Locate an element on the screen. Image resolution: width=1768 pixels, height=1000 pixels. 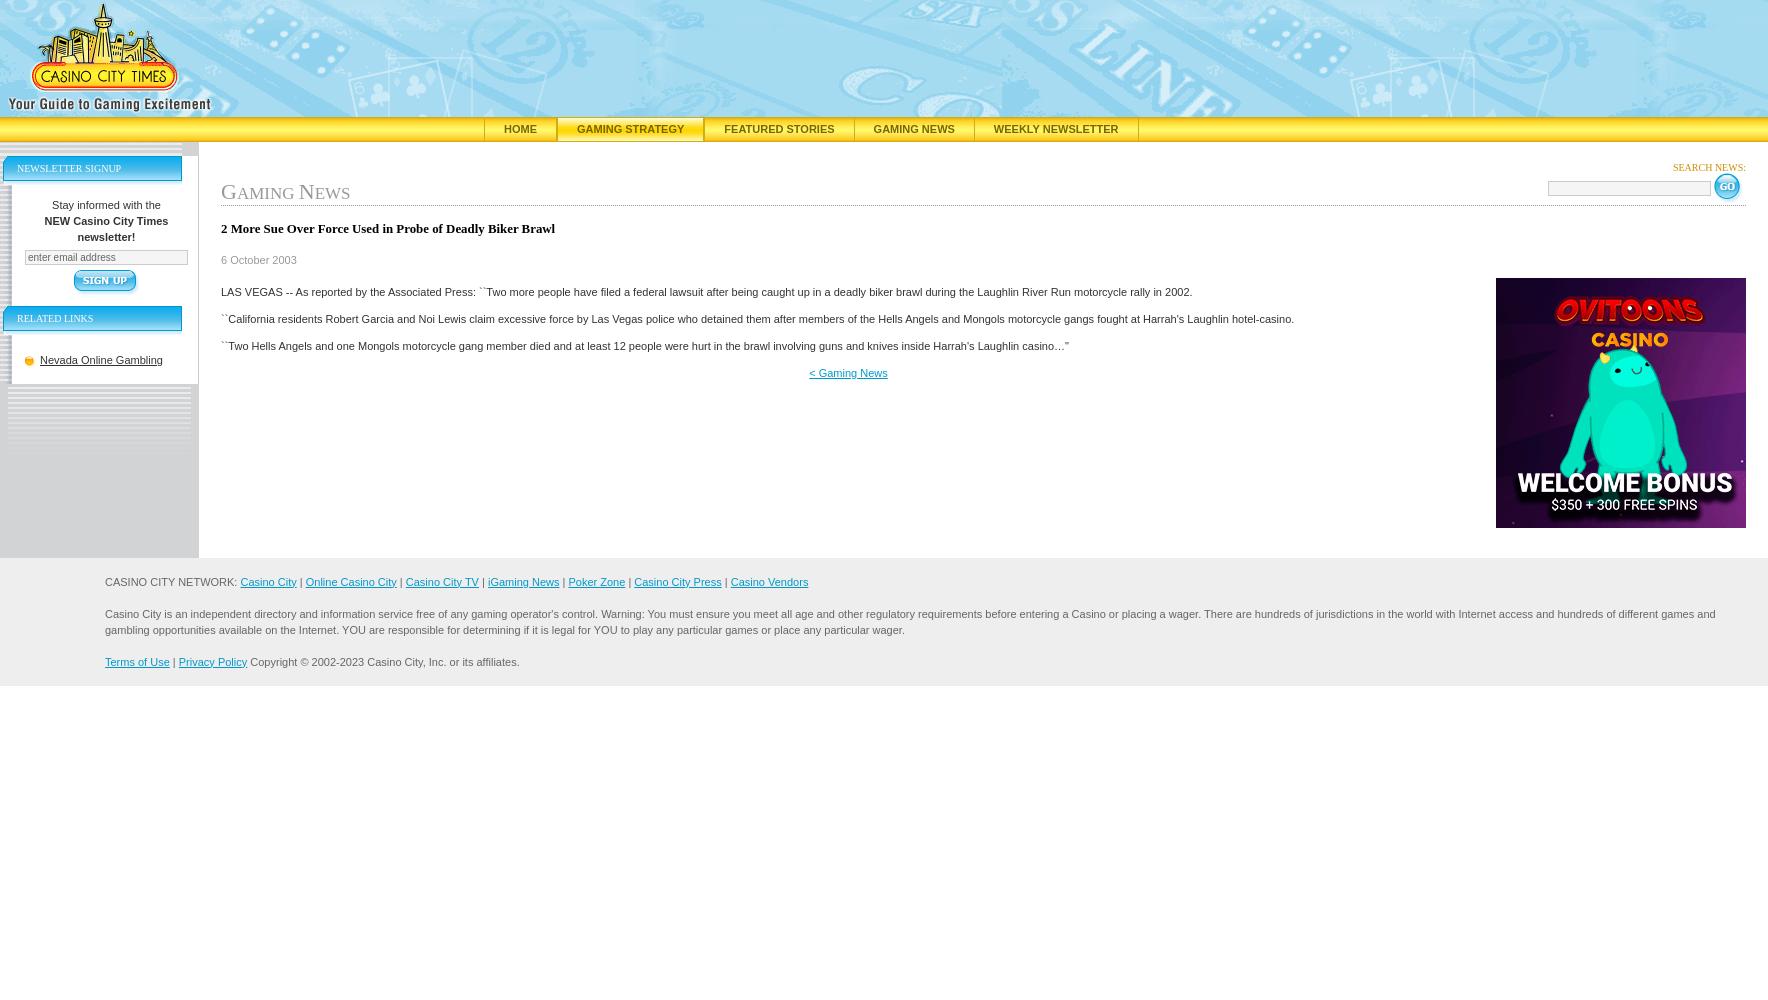
'NEW Casino City Times newsletter!' is located at coordinates (105, 228).